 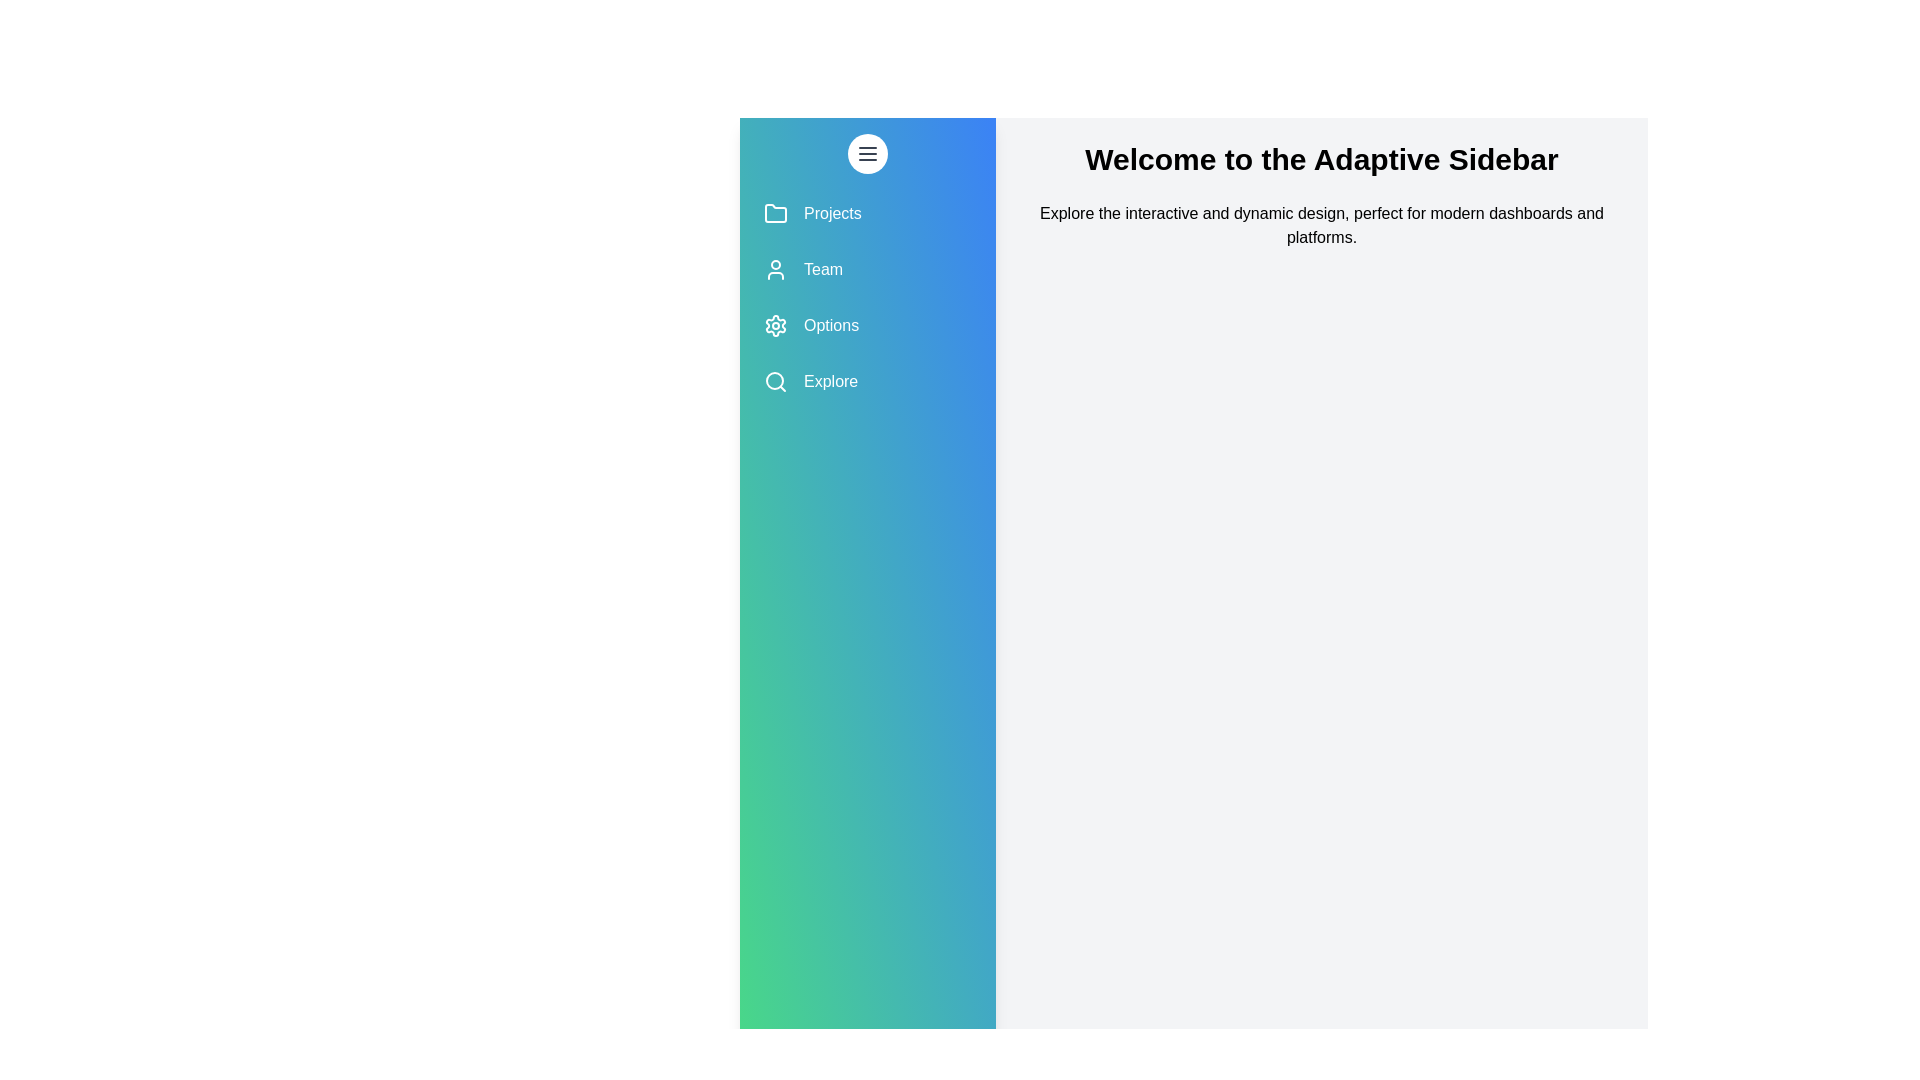 What do you see at coordinates (1321, 158) in the screenshot?
I see `the header text 'Welcome to the Adaptive Sidebar' to focus on it` at bounding box center [1321, 158].